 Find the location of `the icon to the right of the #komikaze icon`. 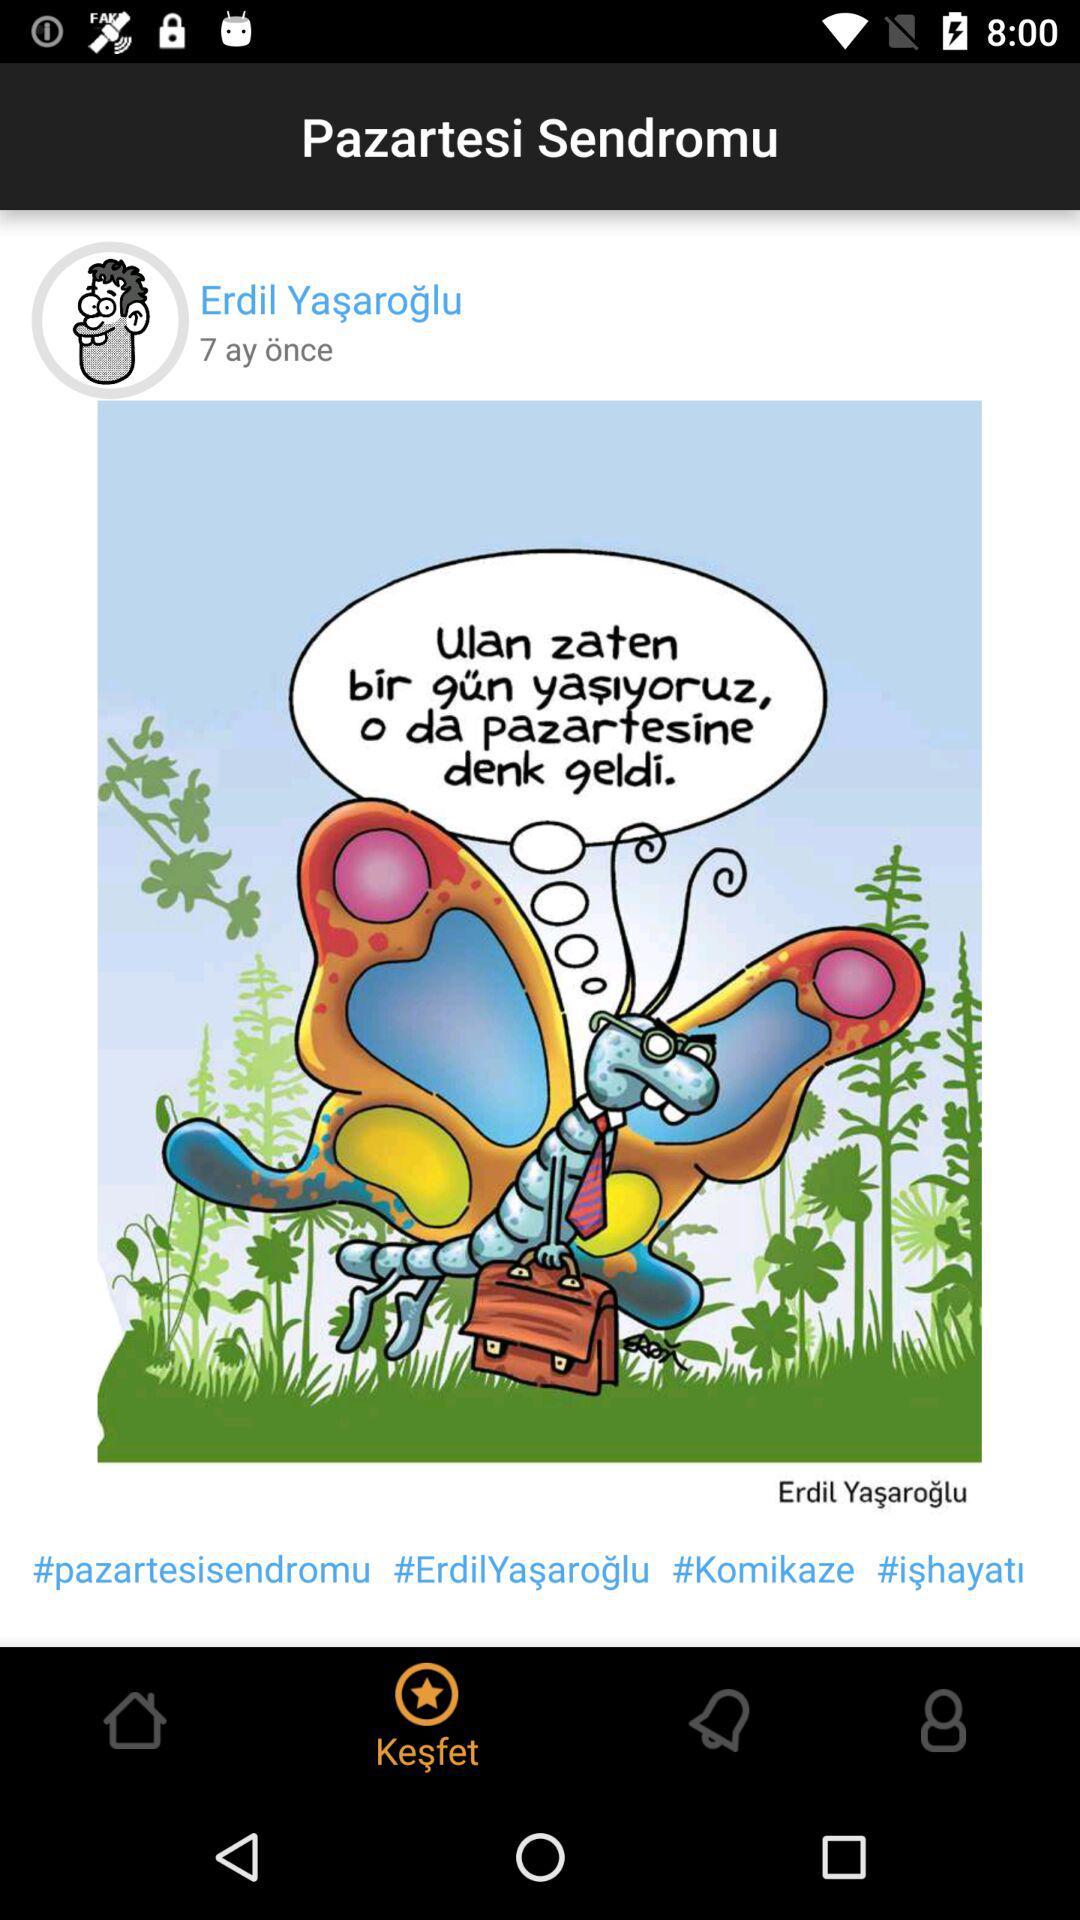

the icon to the right of the #komikaze icon is located at coordinates (949, 1567).